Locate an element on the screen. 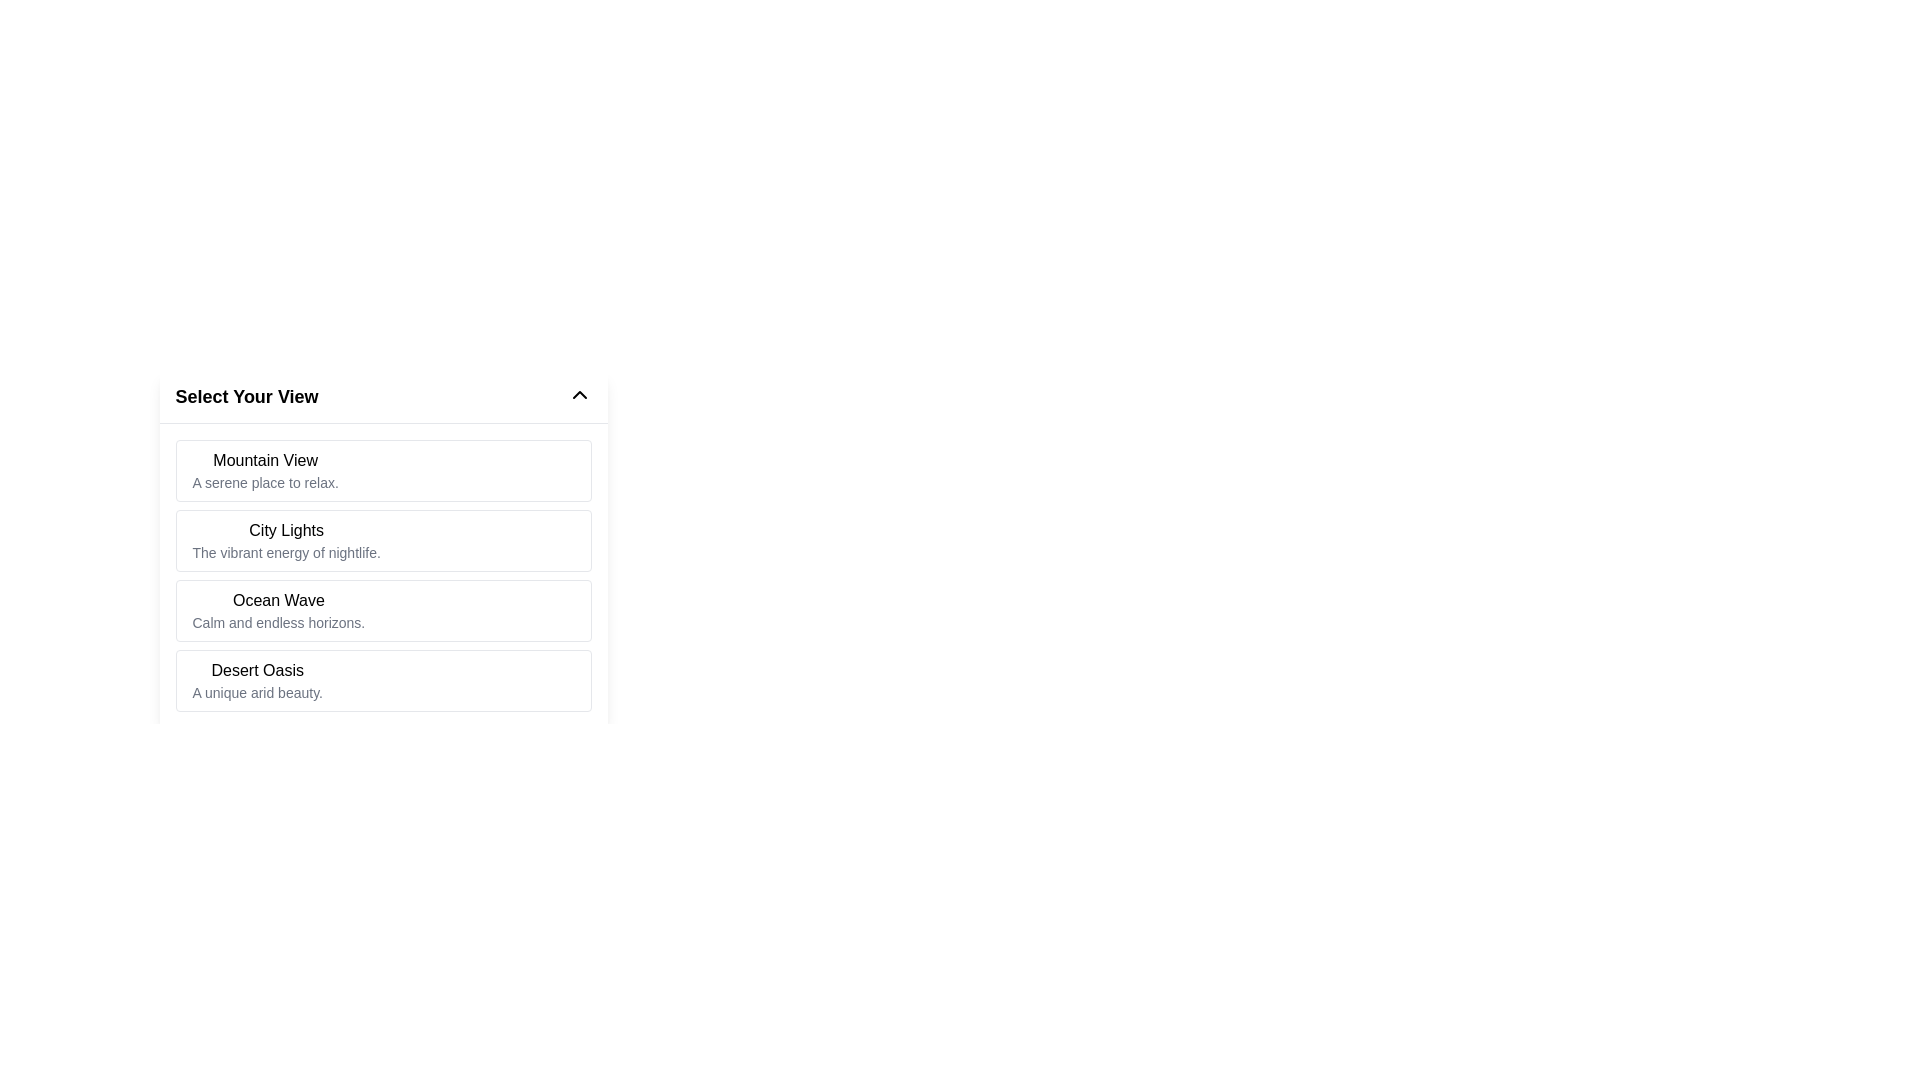  text label for the fourth selectable option titled 'Desert Oasis' located under 'Select Your View' is located at coordinates (256, 671).